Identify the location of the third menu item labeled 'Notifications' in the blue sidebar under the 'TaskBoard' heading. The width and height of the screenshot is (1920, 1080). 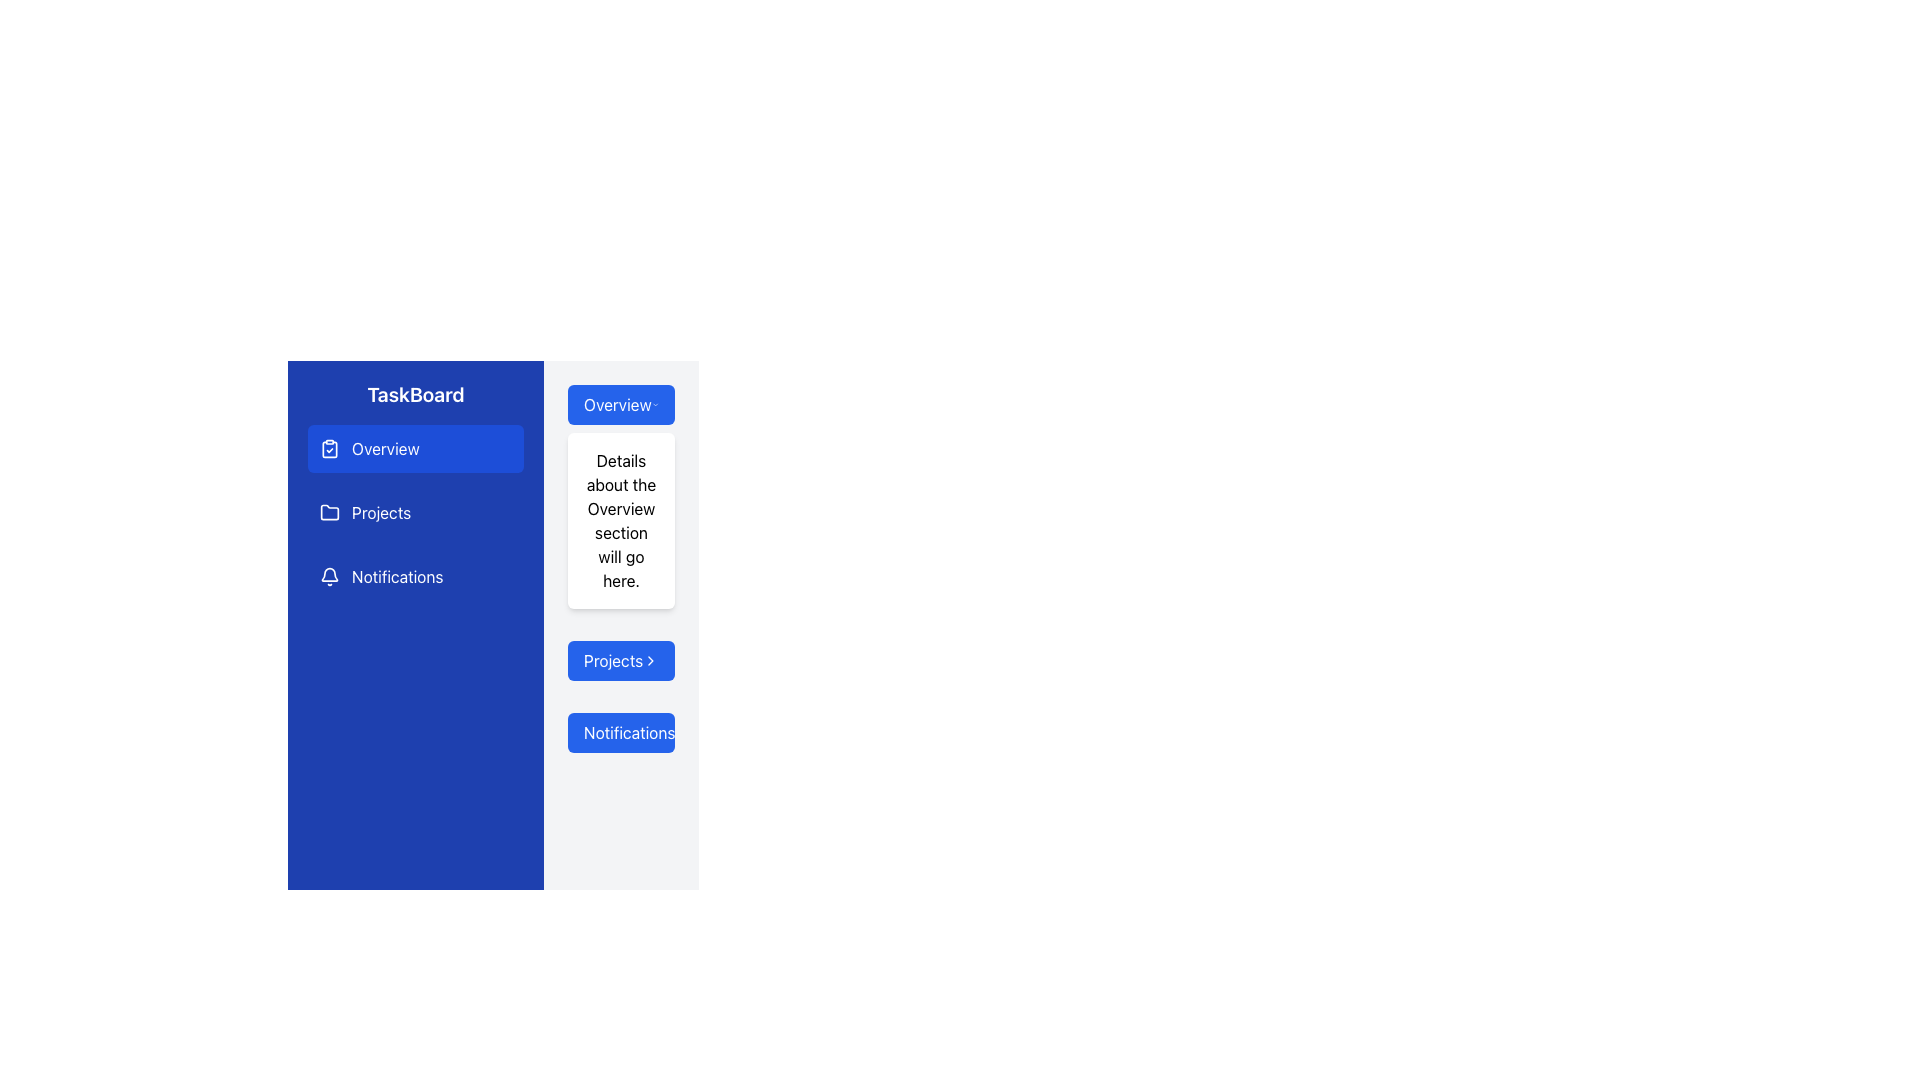
(415, 577).